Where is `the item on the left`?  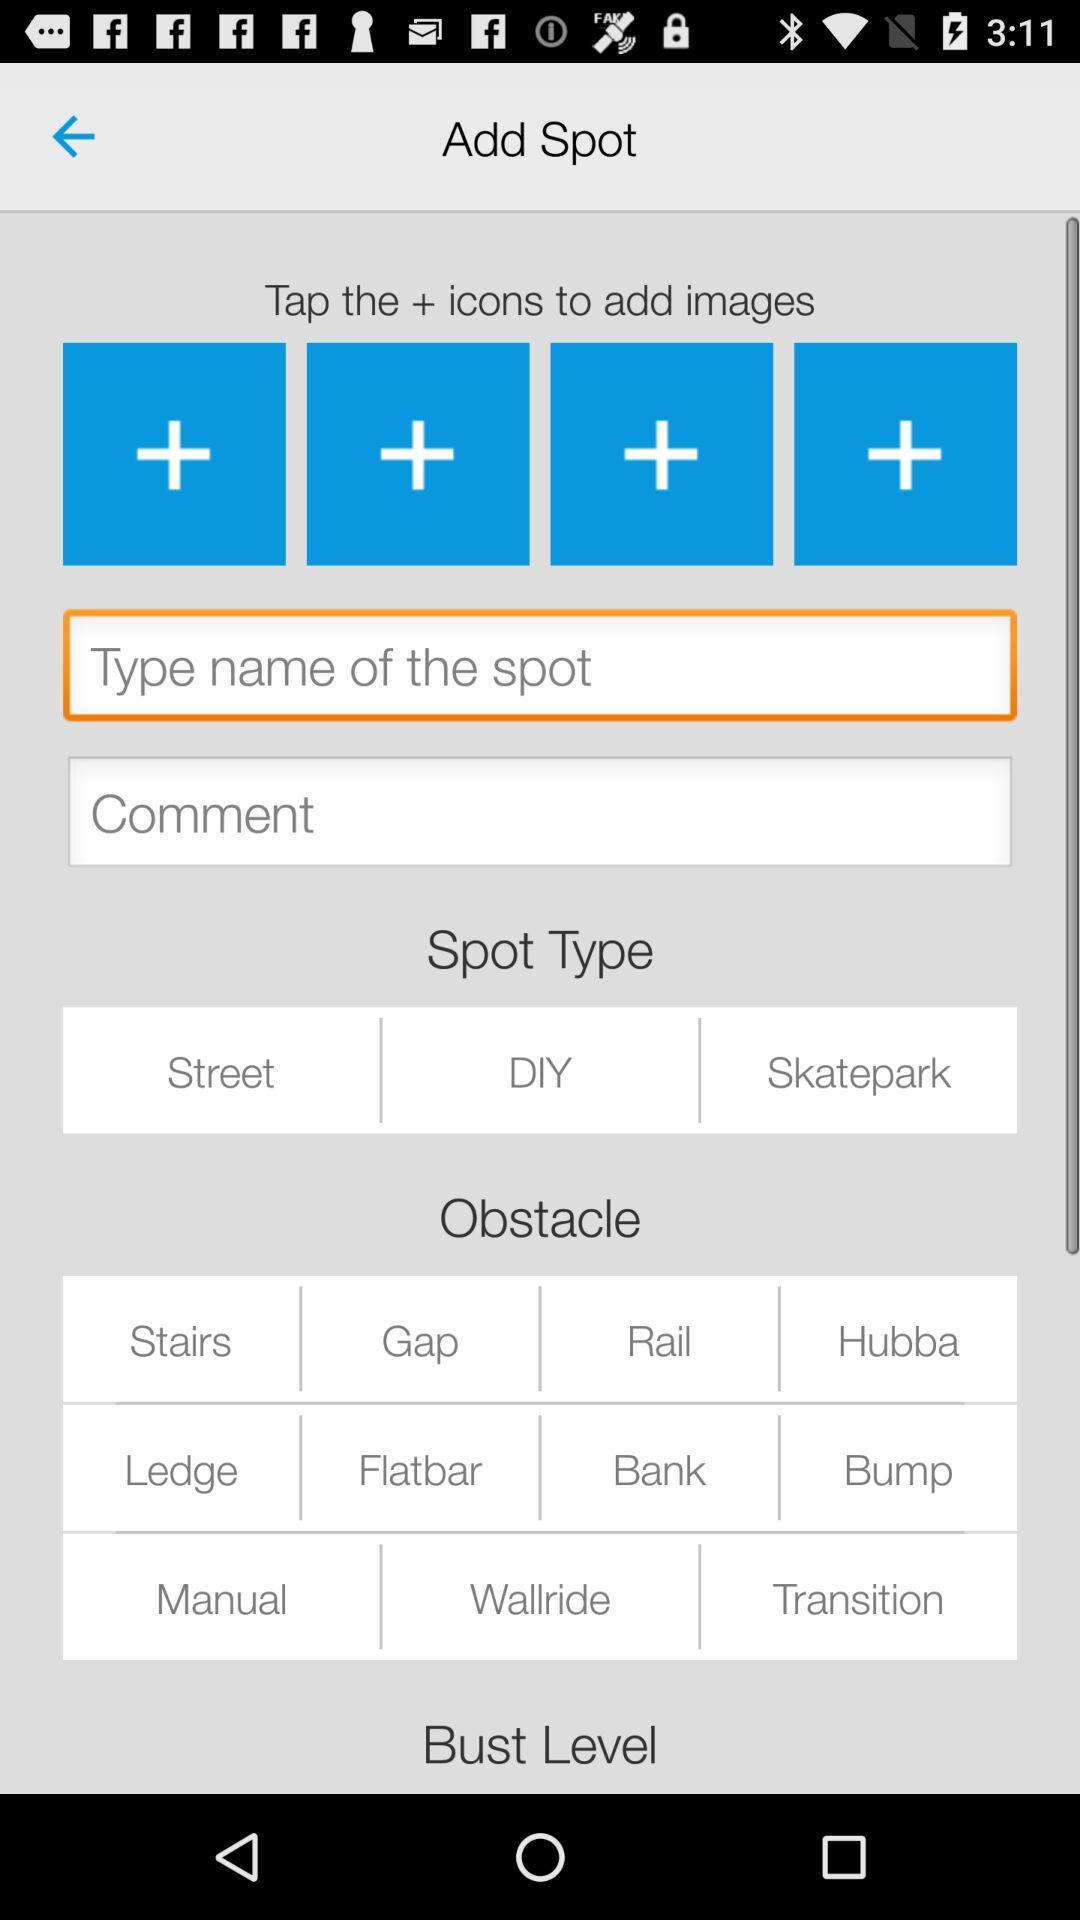 the item on the left is located at coordinates (221, 1069).